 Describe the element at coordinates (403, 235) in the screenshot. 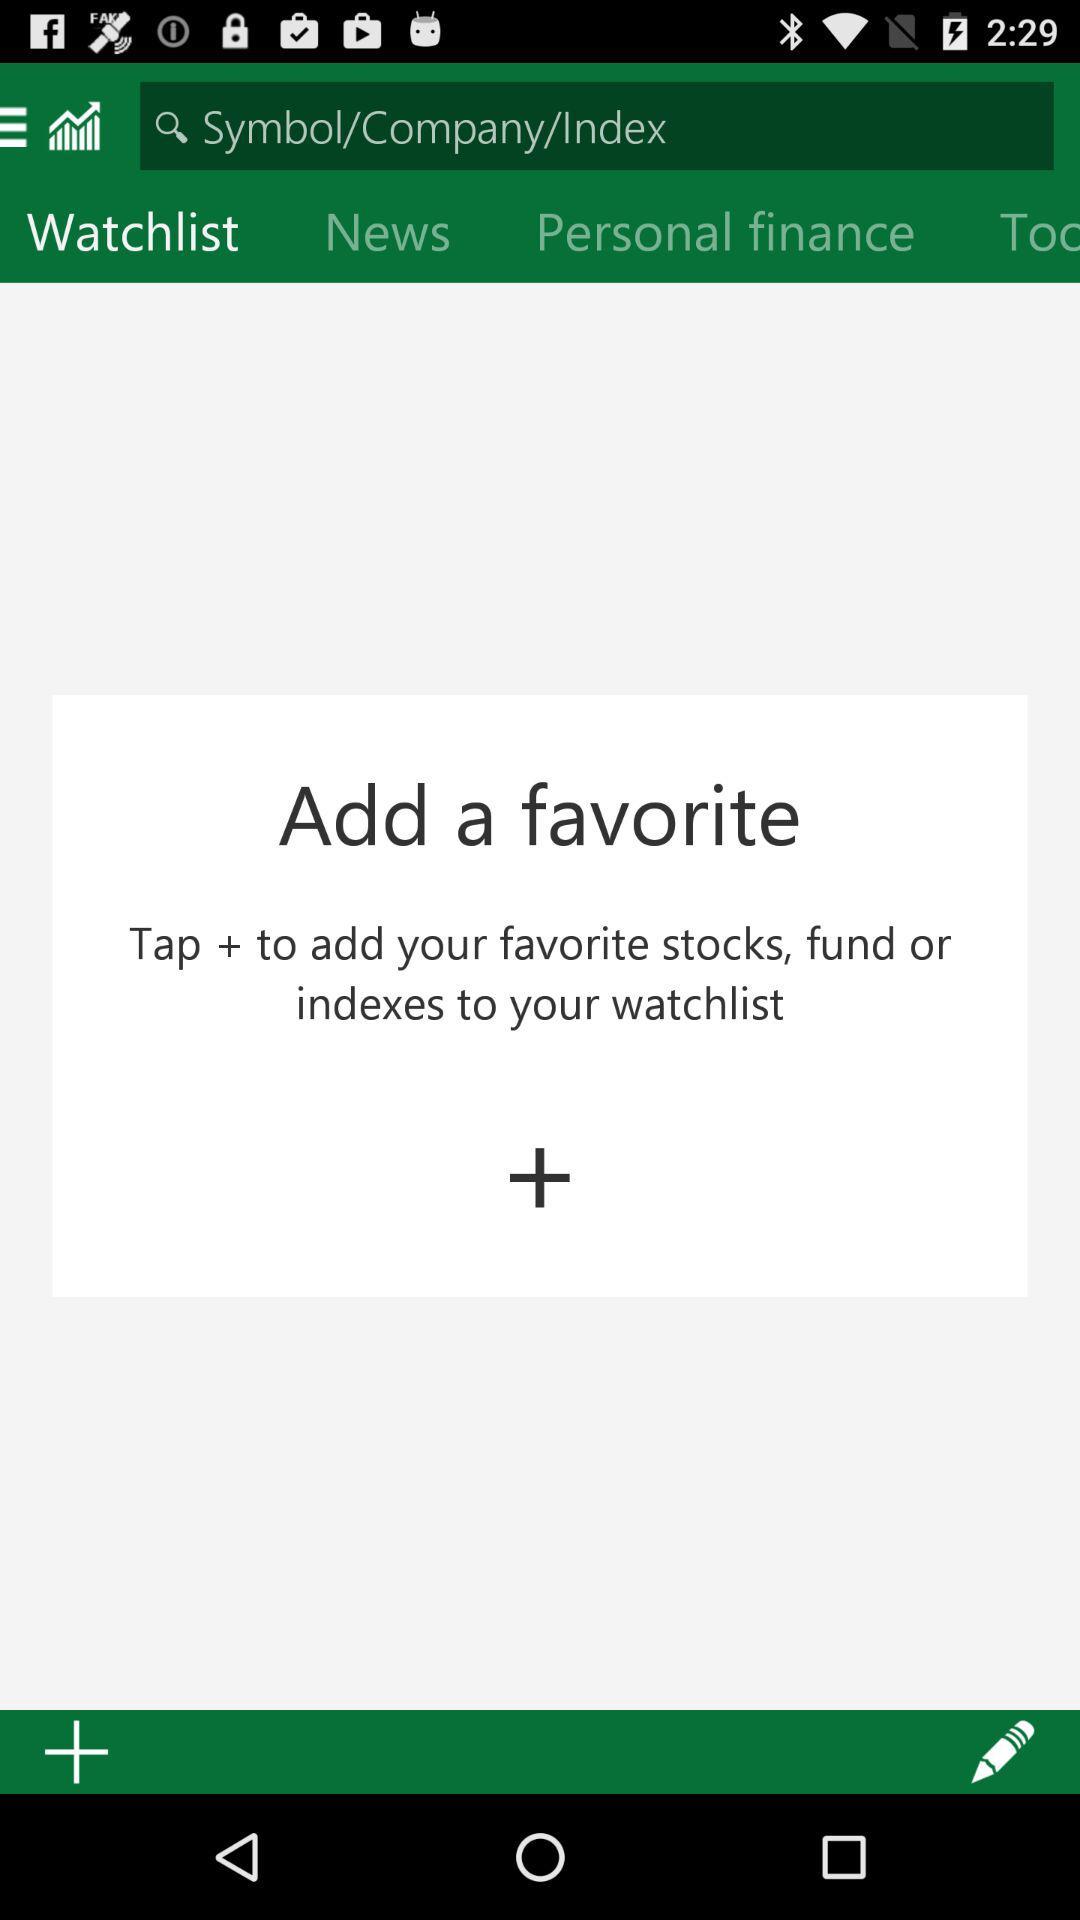

I see `the item next to personal finance item` at that location.